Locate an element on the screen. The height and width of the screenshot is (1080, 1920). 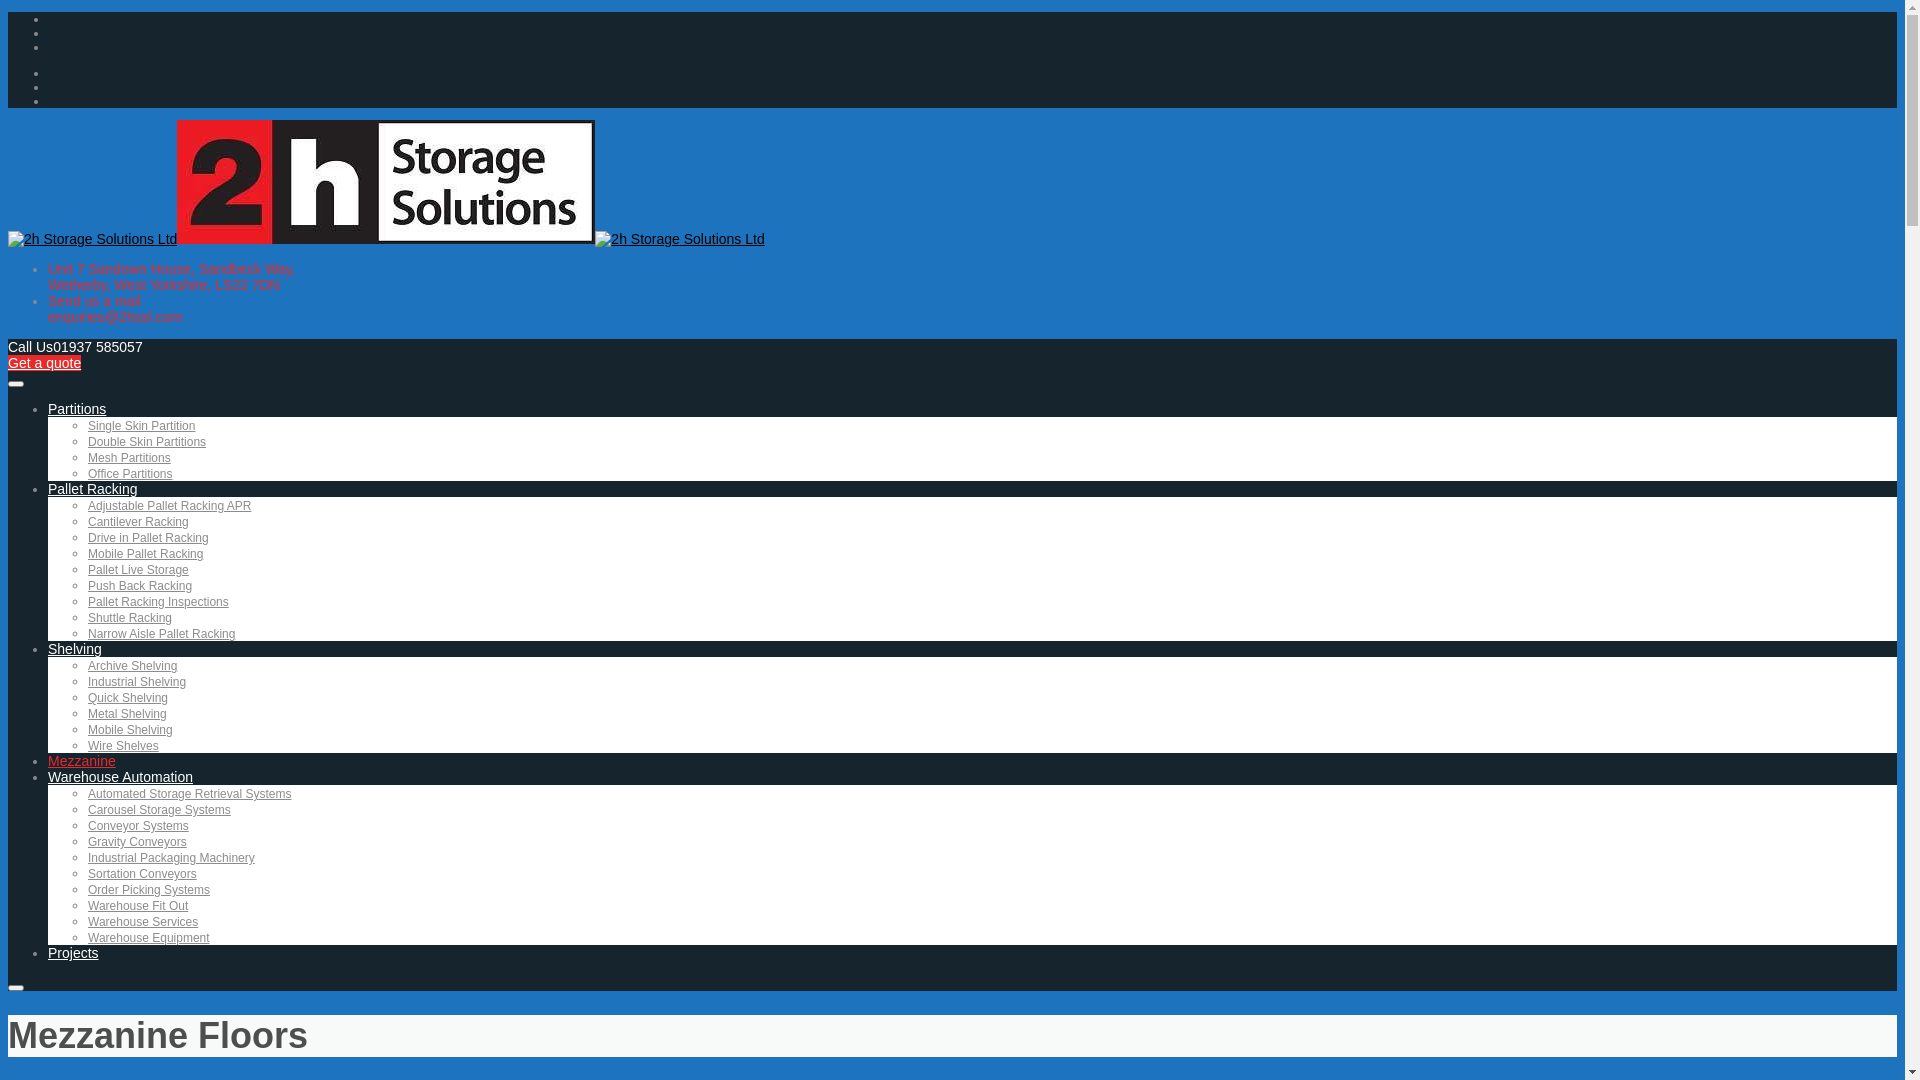
'Shelving' is located at coordinates (75, 648).